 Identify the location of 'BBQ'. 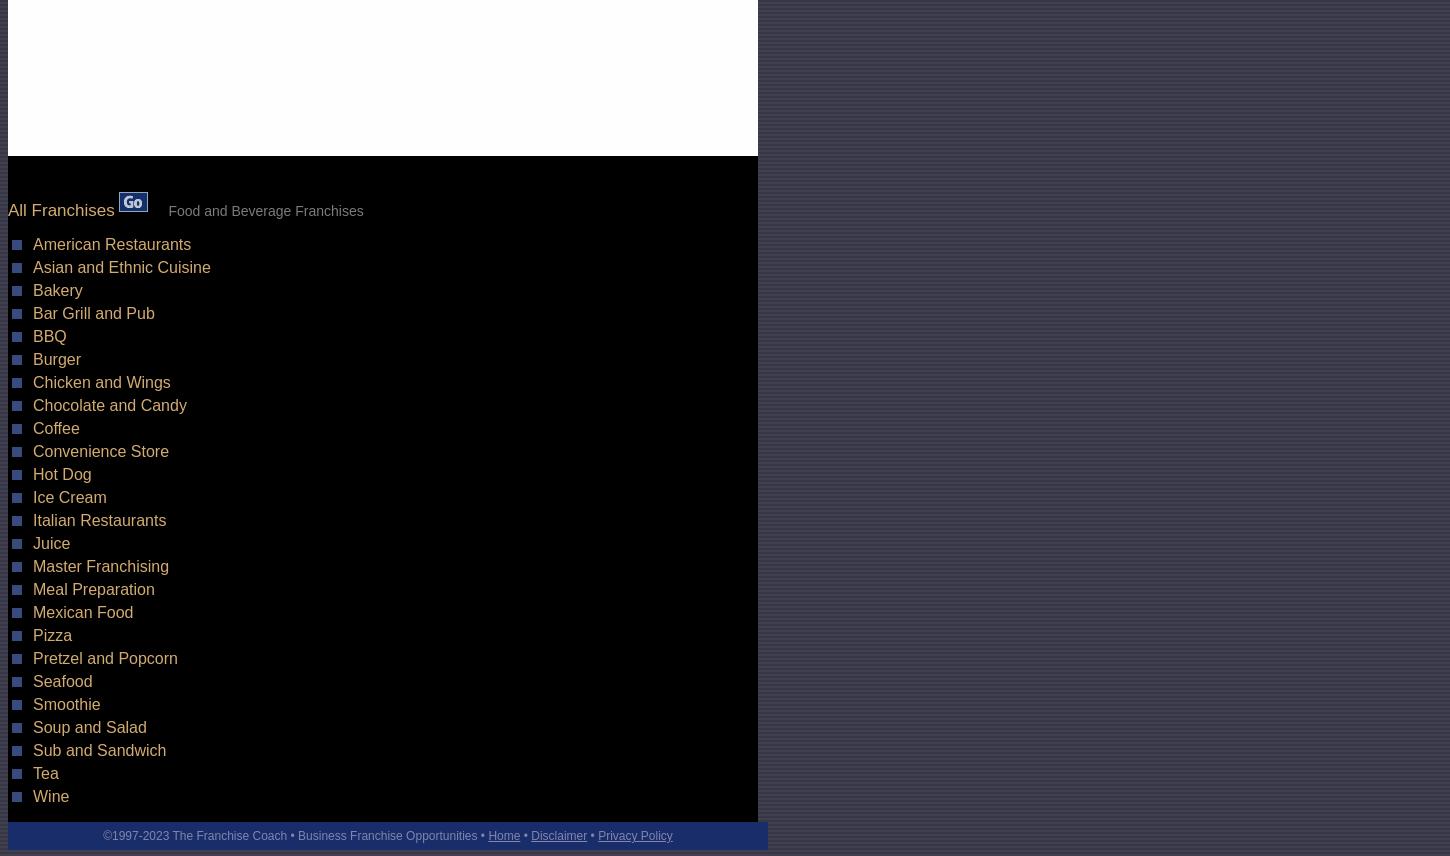
(49, 335).